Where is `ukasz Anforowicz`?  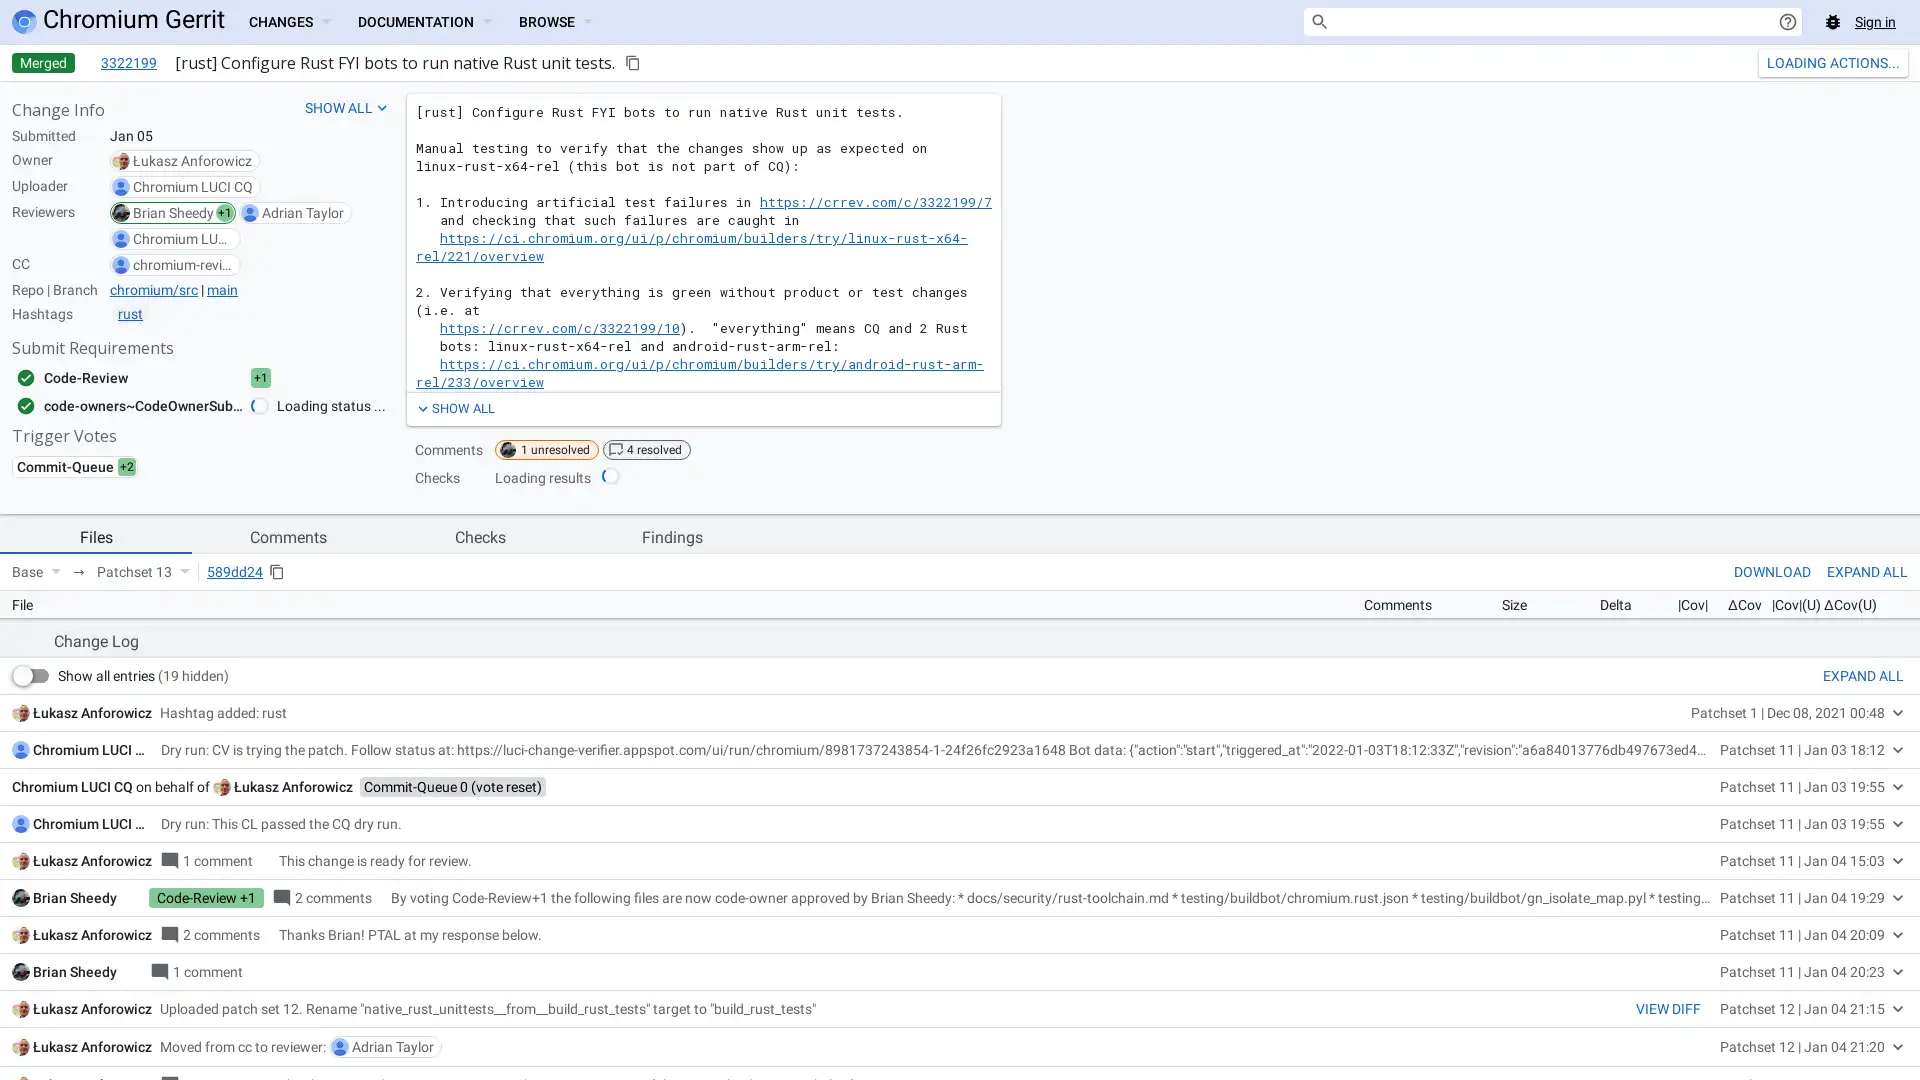
ukasz Anforowicz is located at coordinates (91, 987).